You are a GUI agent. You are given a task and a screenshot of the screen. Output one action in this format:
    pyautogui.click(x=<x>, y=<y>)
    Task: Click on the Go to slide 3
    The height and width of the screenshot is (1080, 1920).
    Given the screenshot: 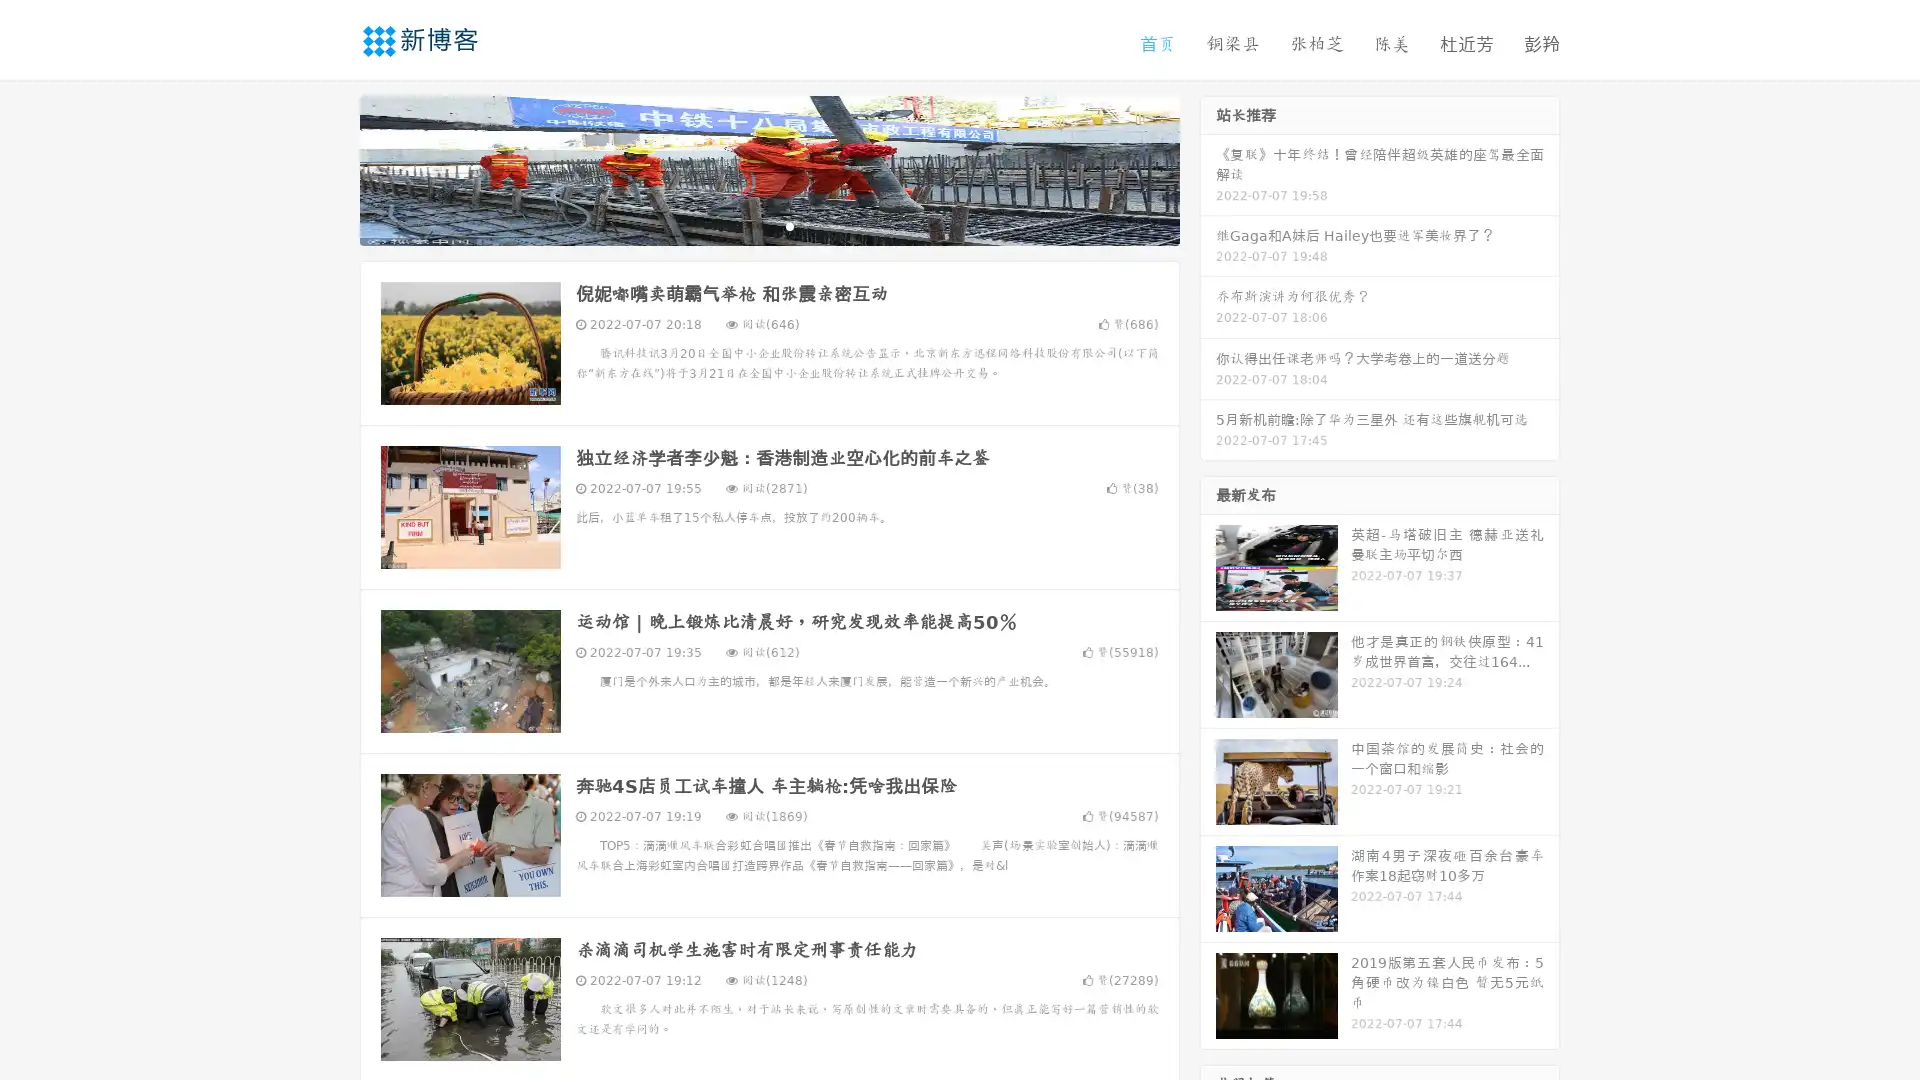 What is the action you would take?
    pyautogui.click(x=789, y=225)
    